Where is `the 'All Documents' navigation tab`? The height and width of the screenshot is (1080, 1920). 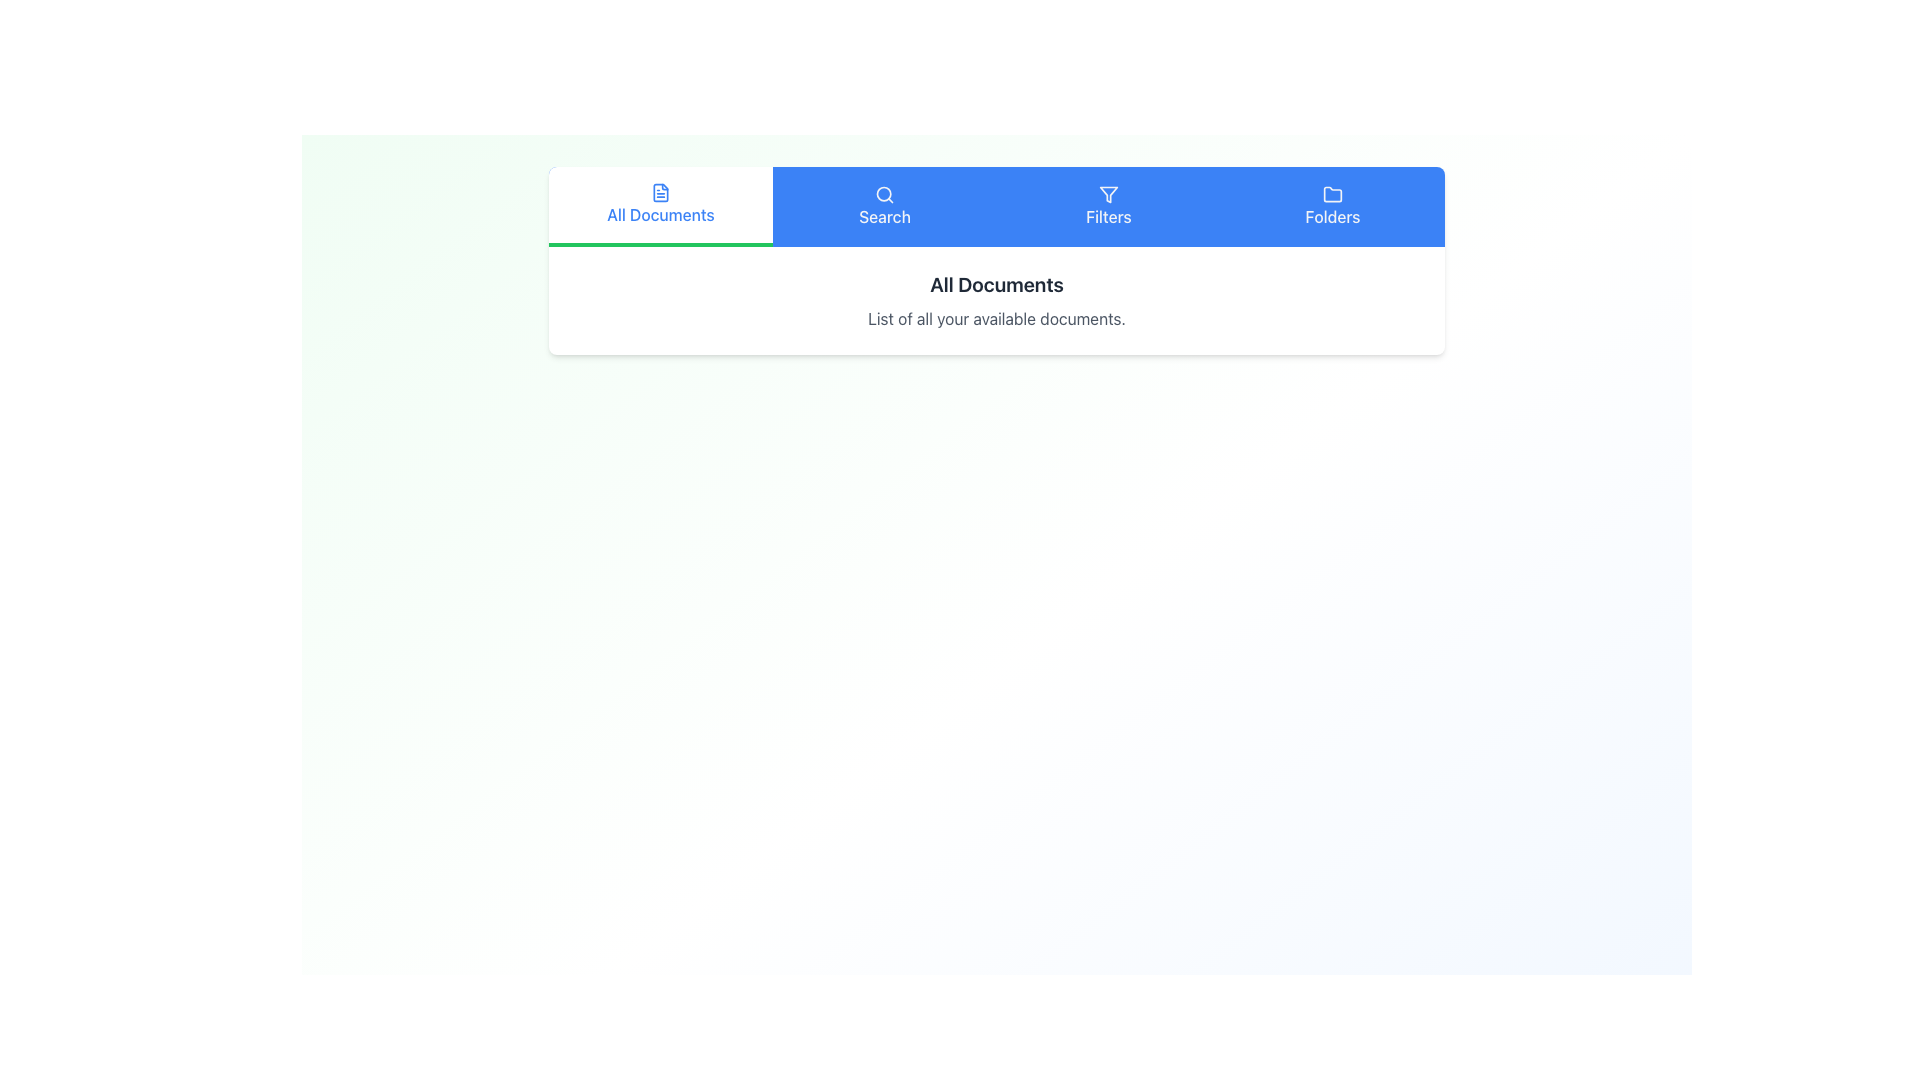 the 'All Documents' navigation tab is located at coordinates (661, 204).